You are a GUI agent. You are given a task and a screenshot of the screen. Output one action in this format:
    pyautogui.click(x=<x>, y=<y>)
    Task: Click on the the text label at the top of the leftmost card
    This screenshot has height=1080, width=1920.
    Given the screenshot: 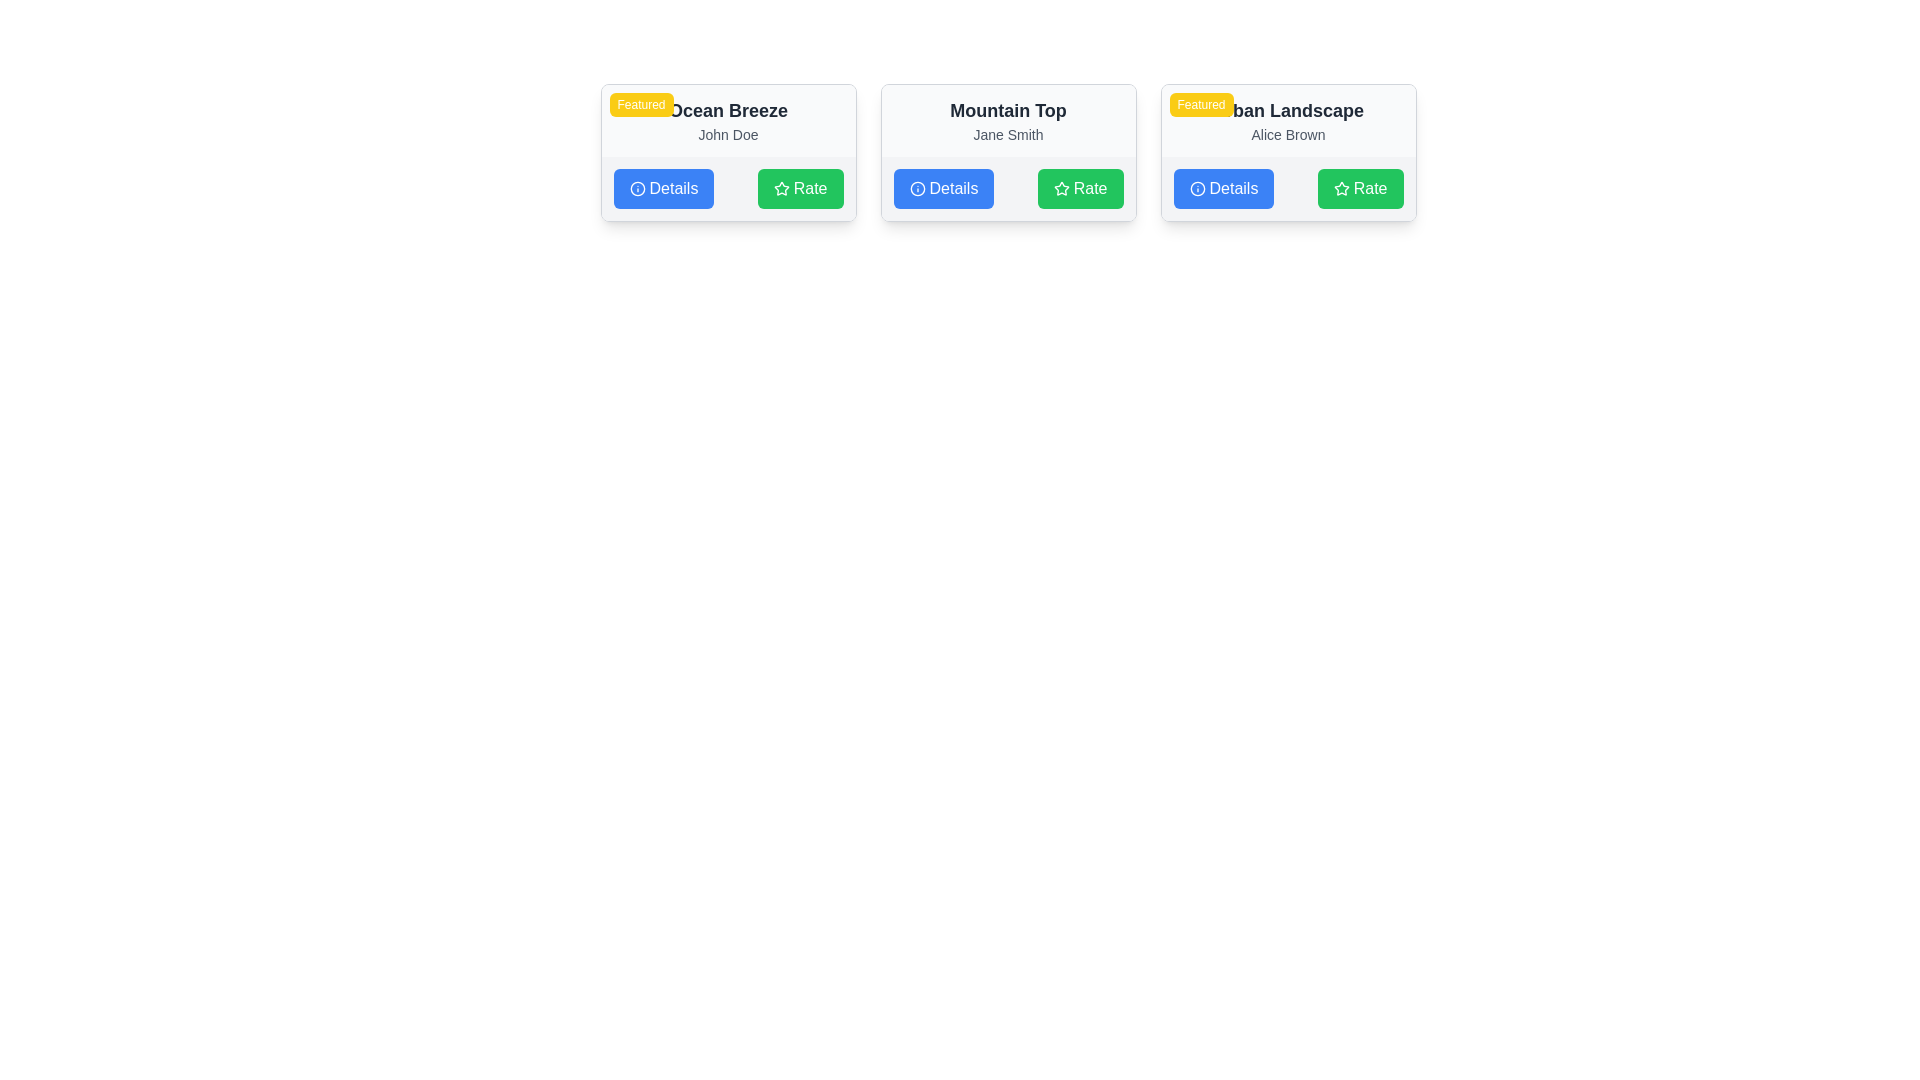 What is the action you would take?
    pyautogui.click(x=727, y=111)
    